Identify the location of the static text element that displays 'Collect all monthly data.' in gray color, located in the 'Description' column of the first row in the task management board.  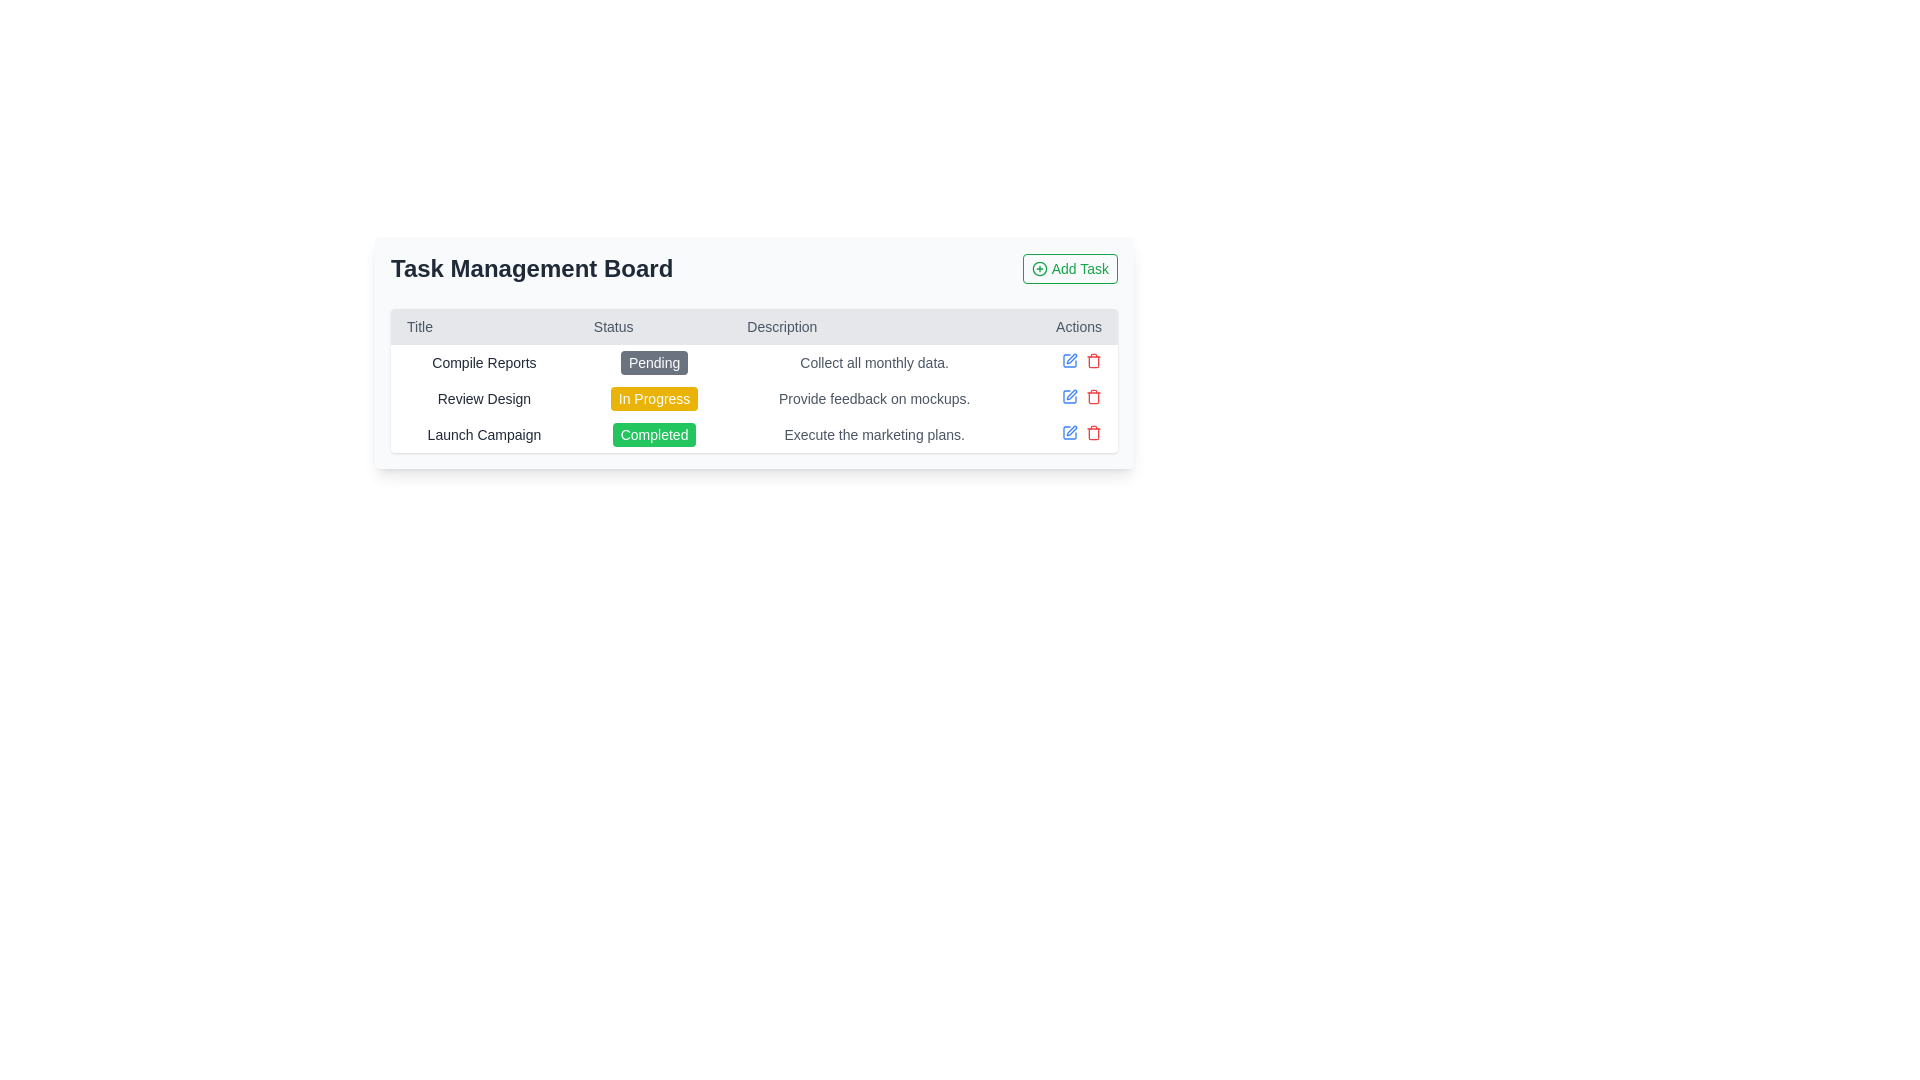
(874, 362).